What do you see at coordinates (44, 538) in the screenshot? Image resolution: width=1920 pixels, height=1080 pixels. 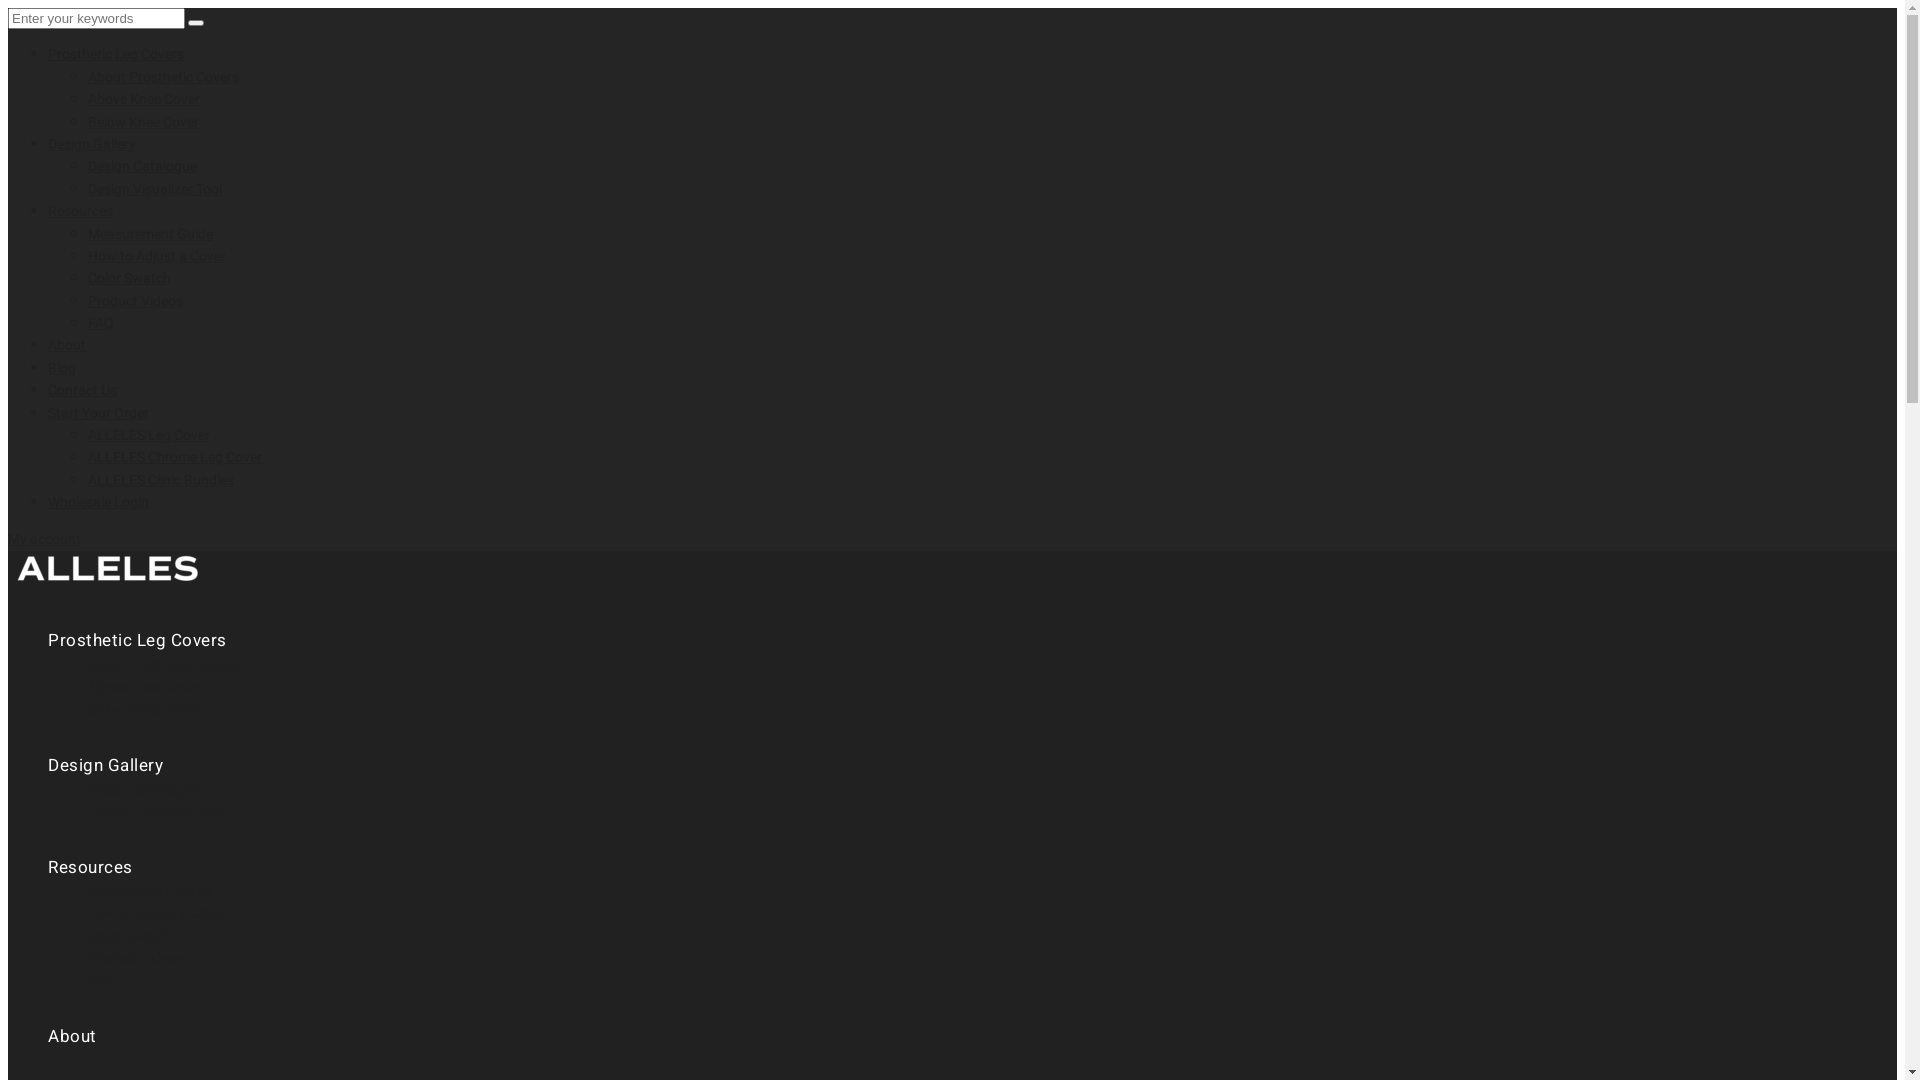 I see `'My account'` at bounding box center [44, 538].